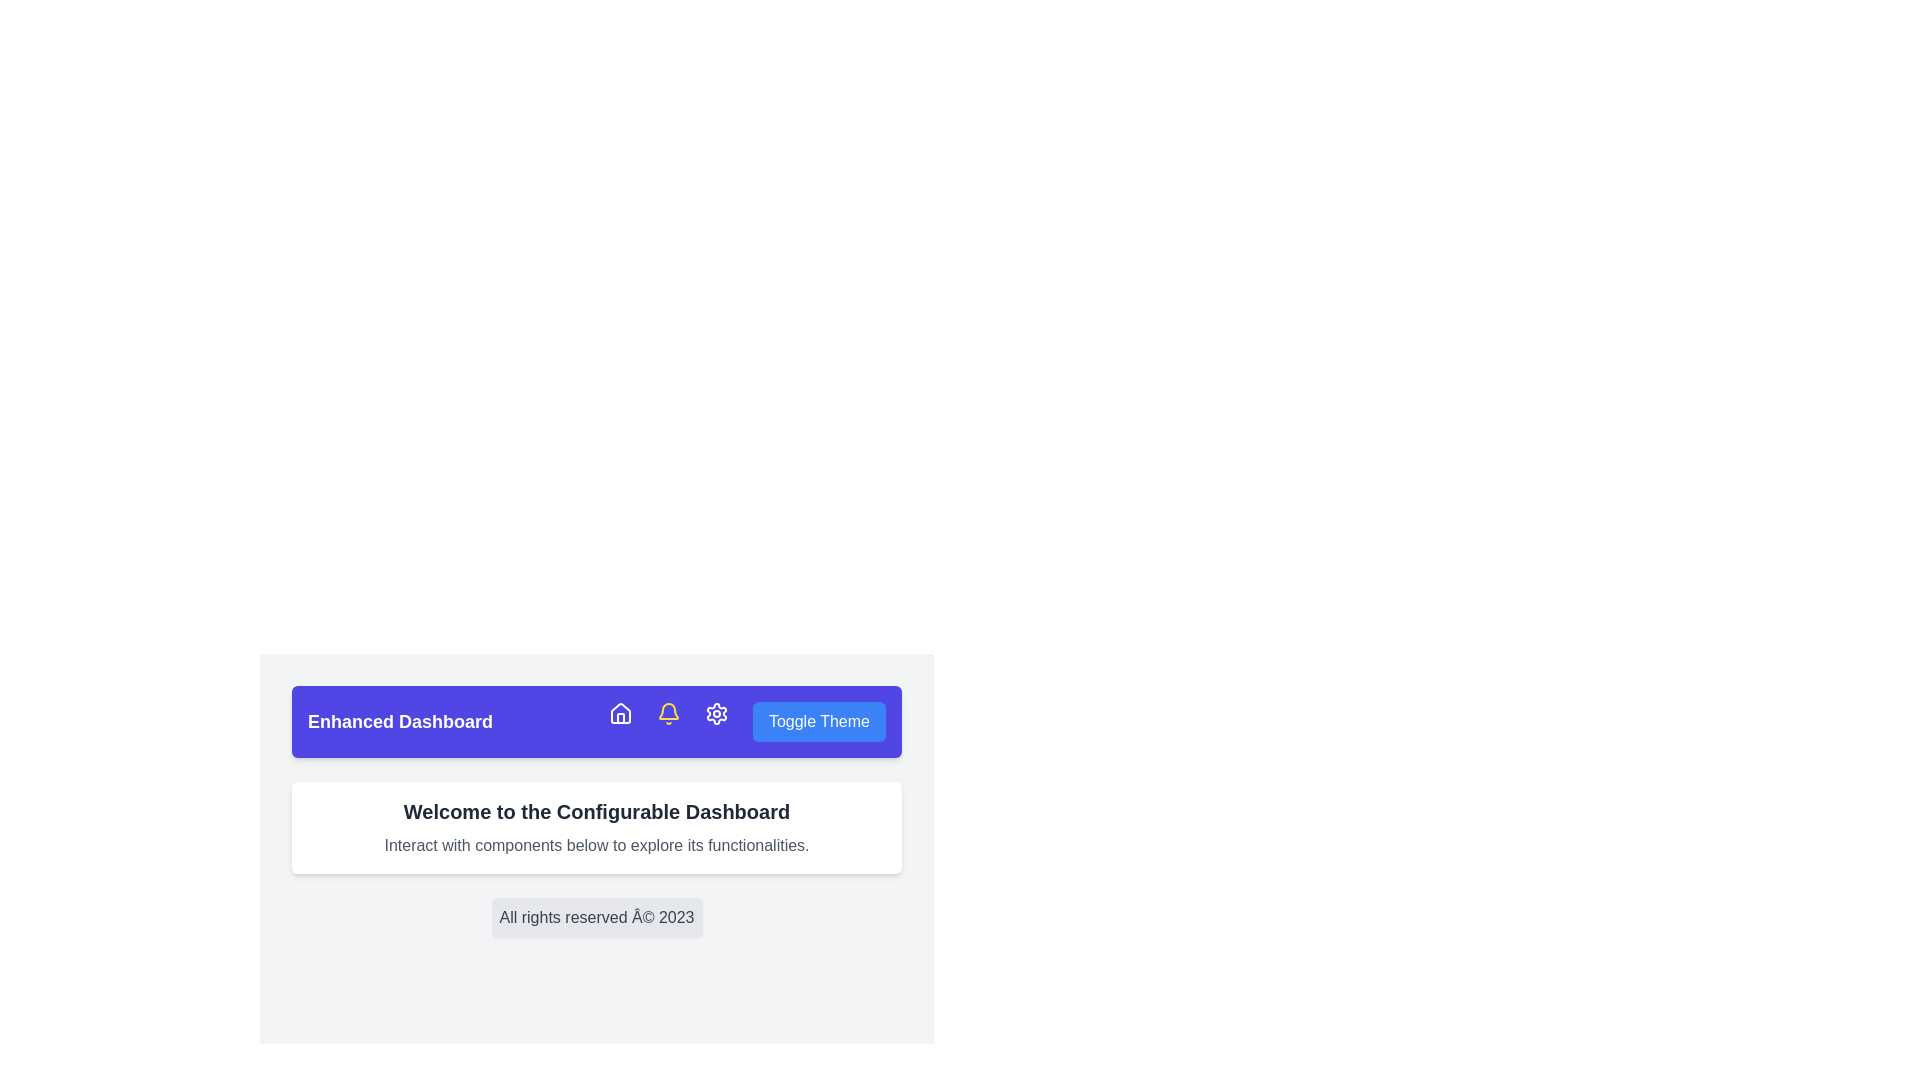 The height and width of the screenshot is (1080, 1920). What do you see at coordinates (668, 710) in the screenshot?
I see `the notification bell icon located in the top navigation bar, which is styled with a rounded yellow appearance and represents a notification feature` at bounding box center [668, 710].